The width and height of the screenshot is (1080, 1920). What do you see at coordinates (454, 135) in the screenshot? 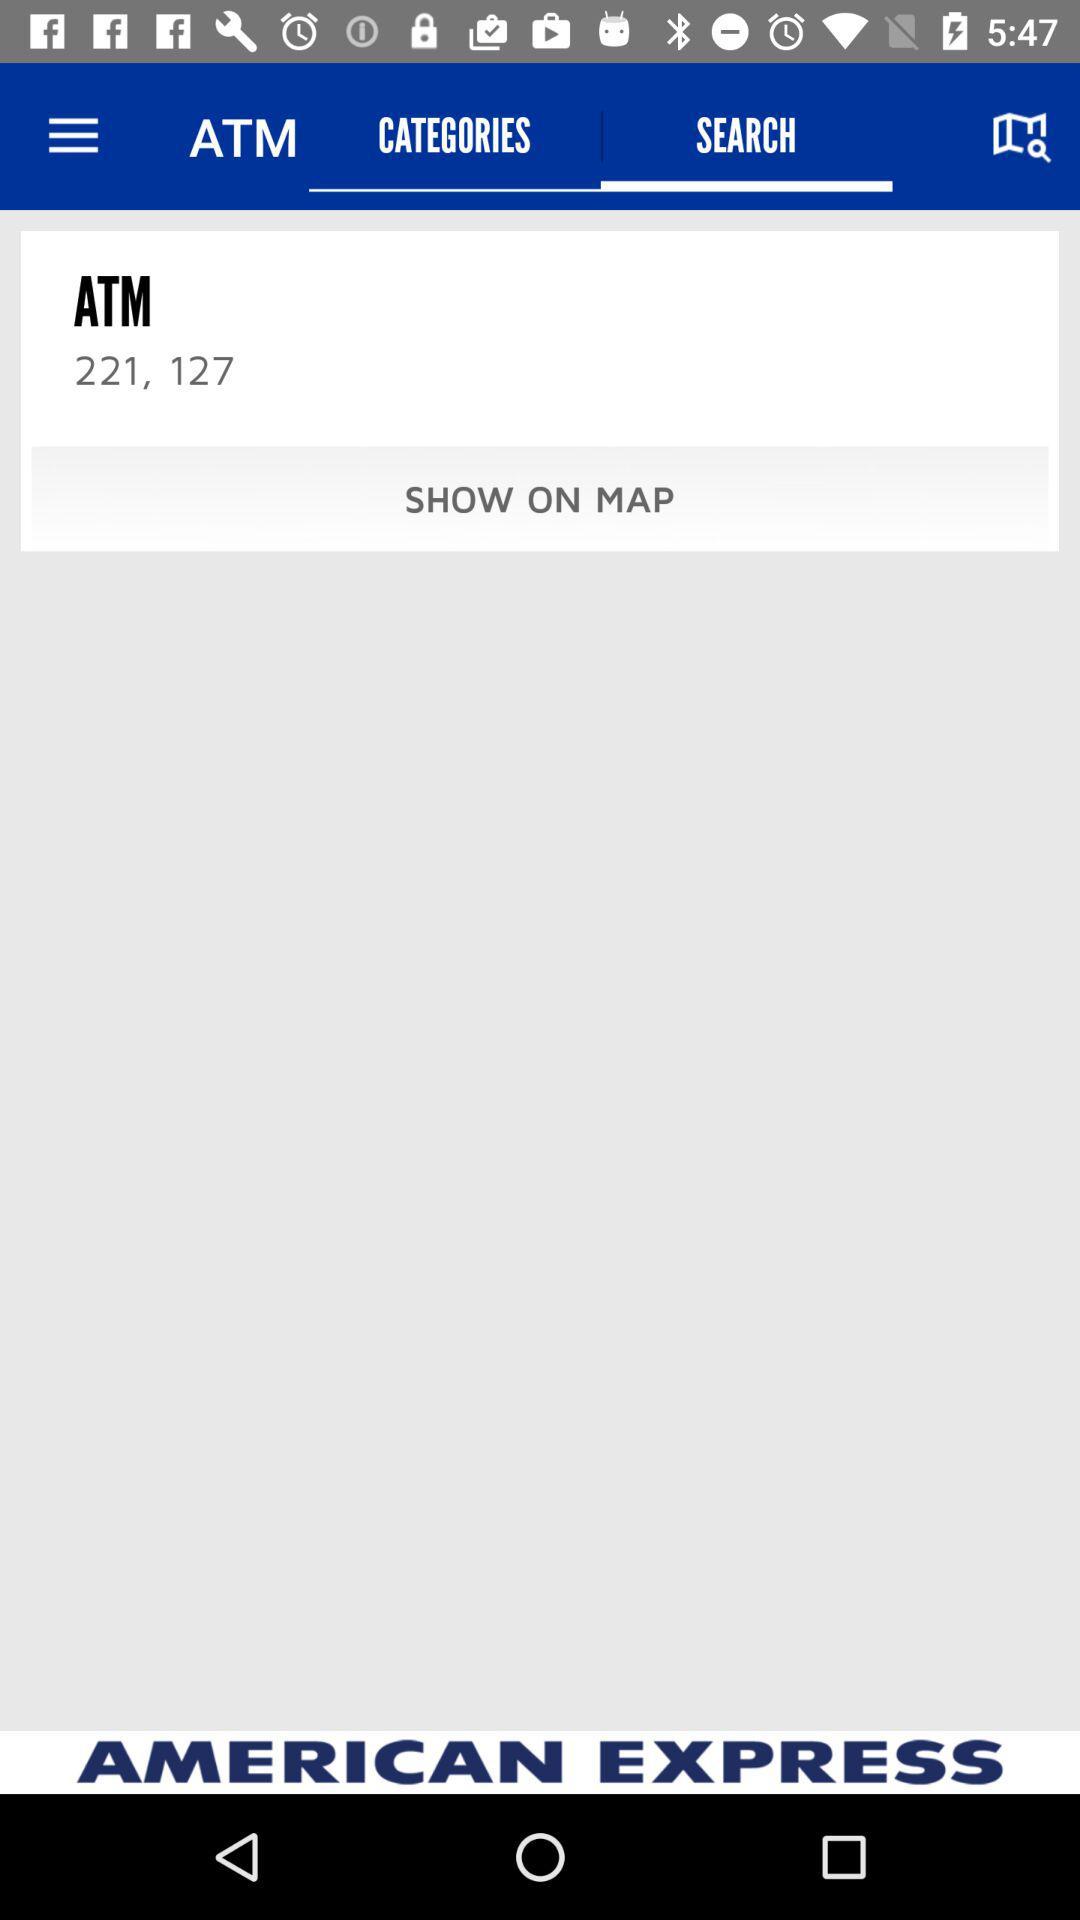
I see `the item next to search` at bounding box center [454, 135].